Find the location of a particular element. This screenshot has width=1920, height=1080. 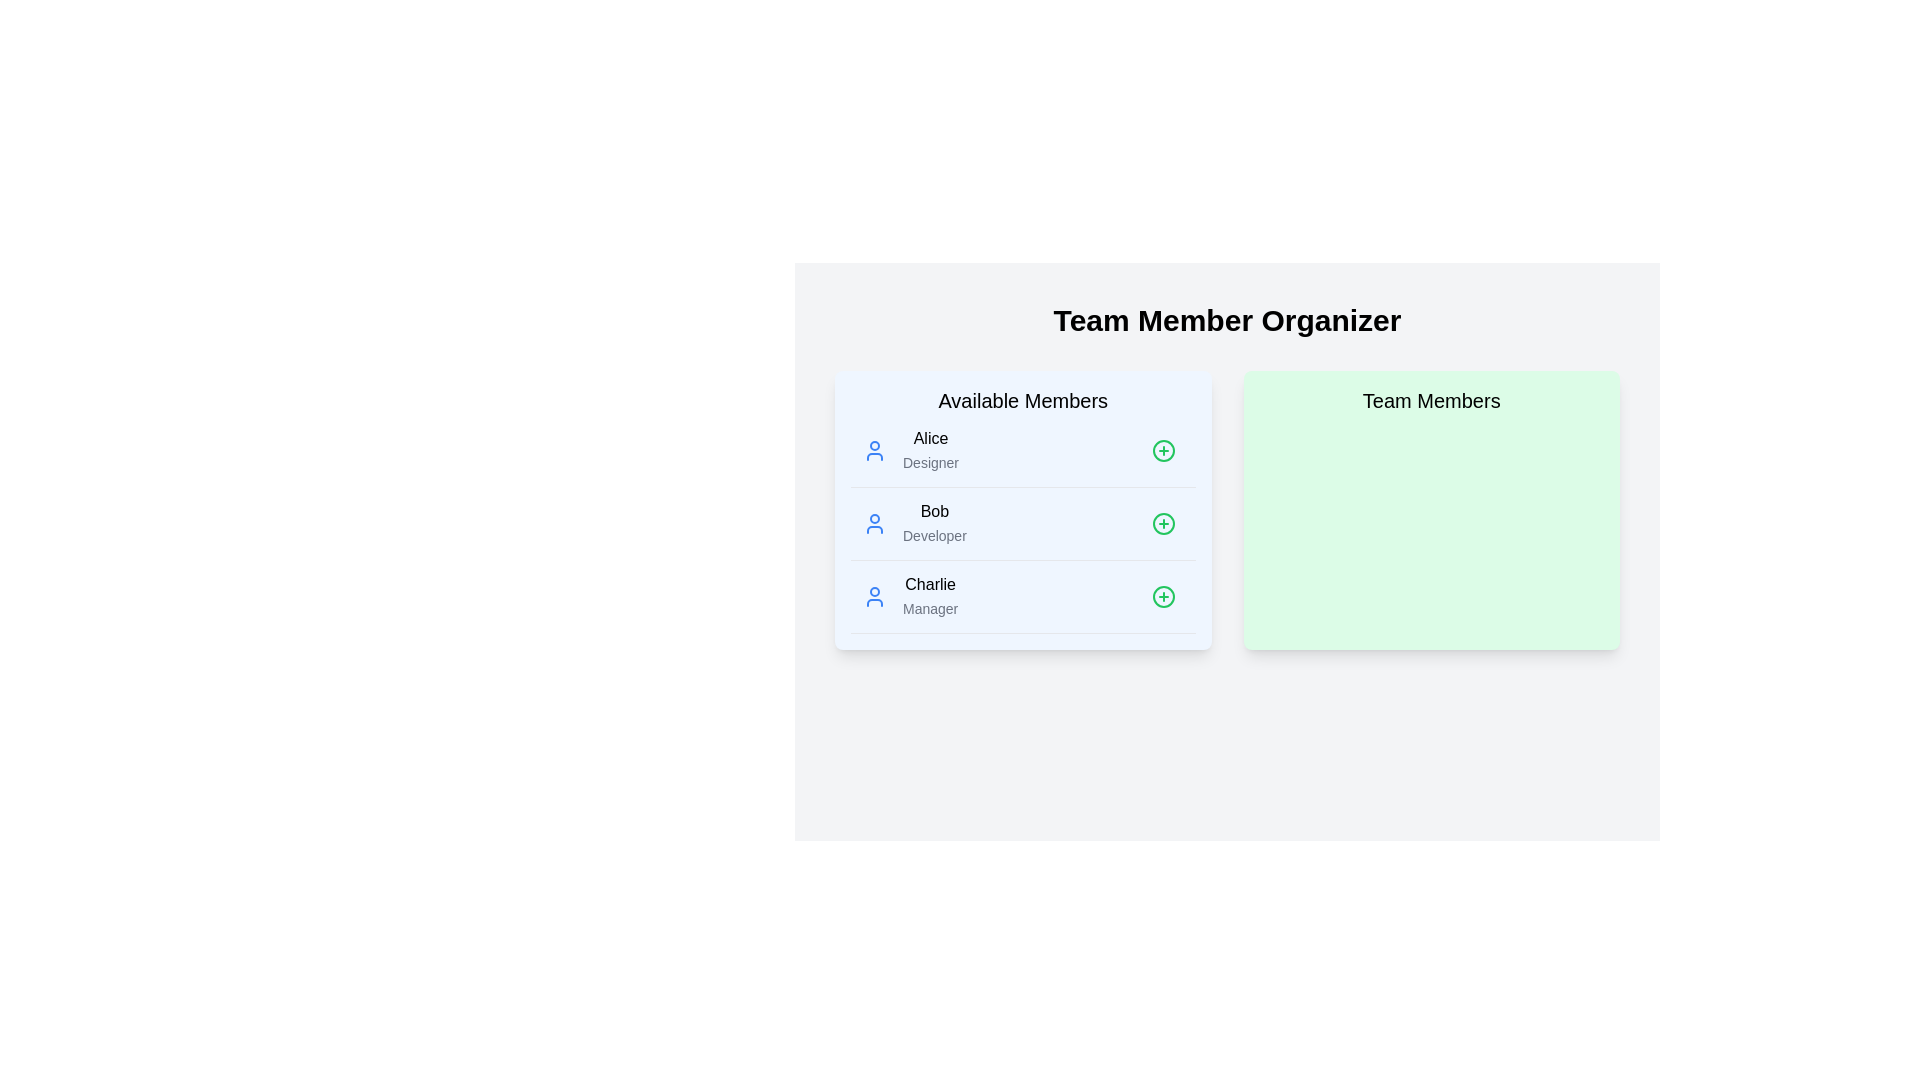

the Text block displaying the name 'Bob' in bold text, which is positioned in the second row of the 'Available Members' panel, directly below 'Alice/Designer' and above 'Charlie/Manager' is located at coordinates (933, 523).